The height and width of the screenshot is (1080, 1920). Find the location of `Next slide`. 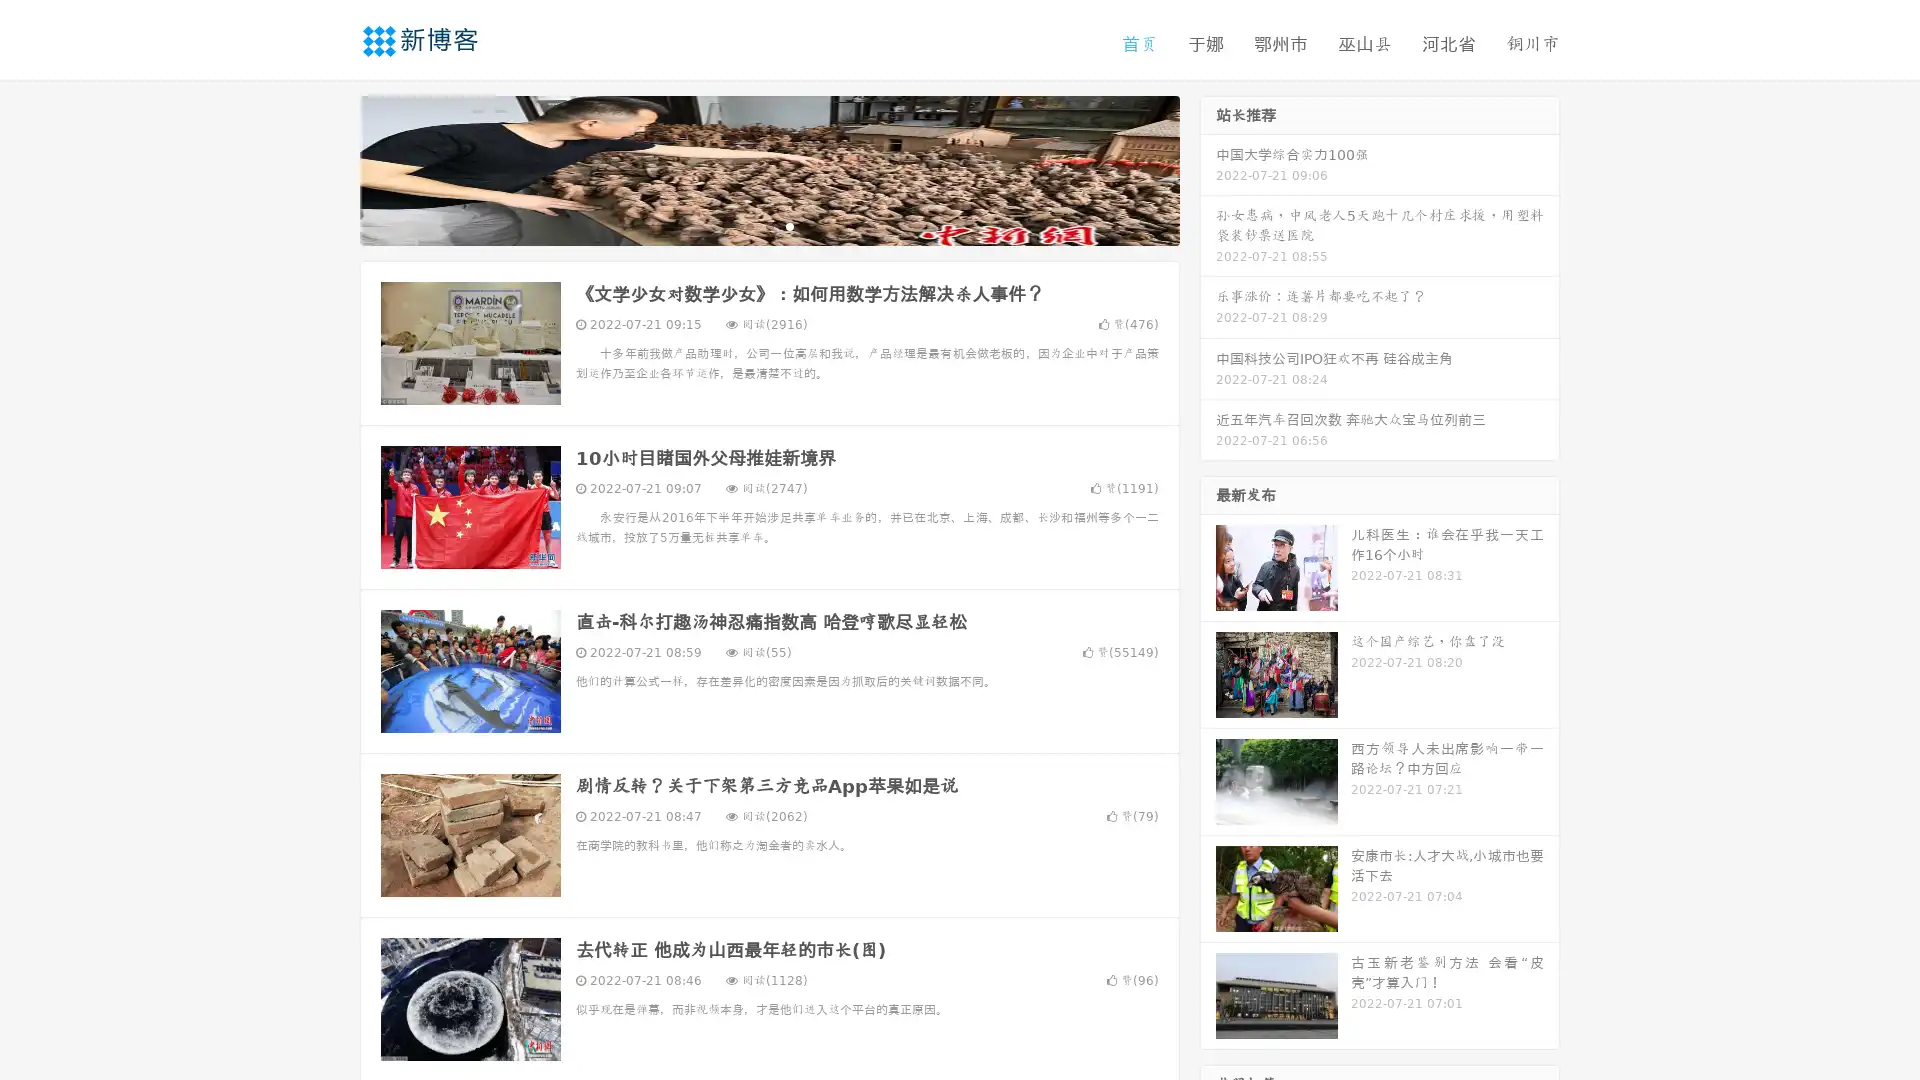

Next slide is located at coordinates (1208, 168).